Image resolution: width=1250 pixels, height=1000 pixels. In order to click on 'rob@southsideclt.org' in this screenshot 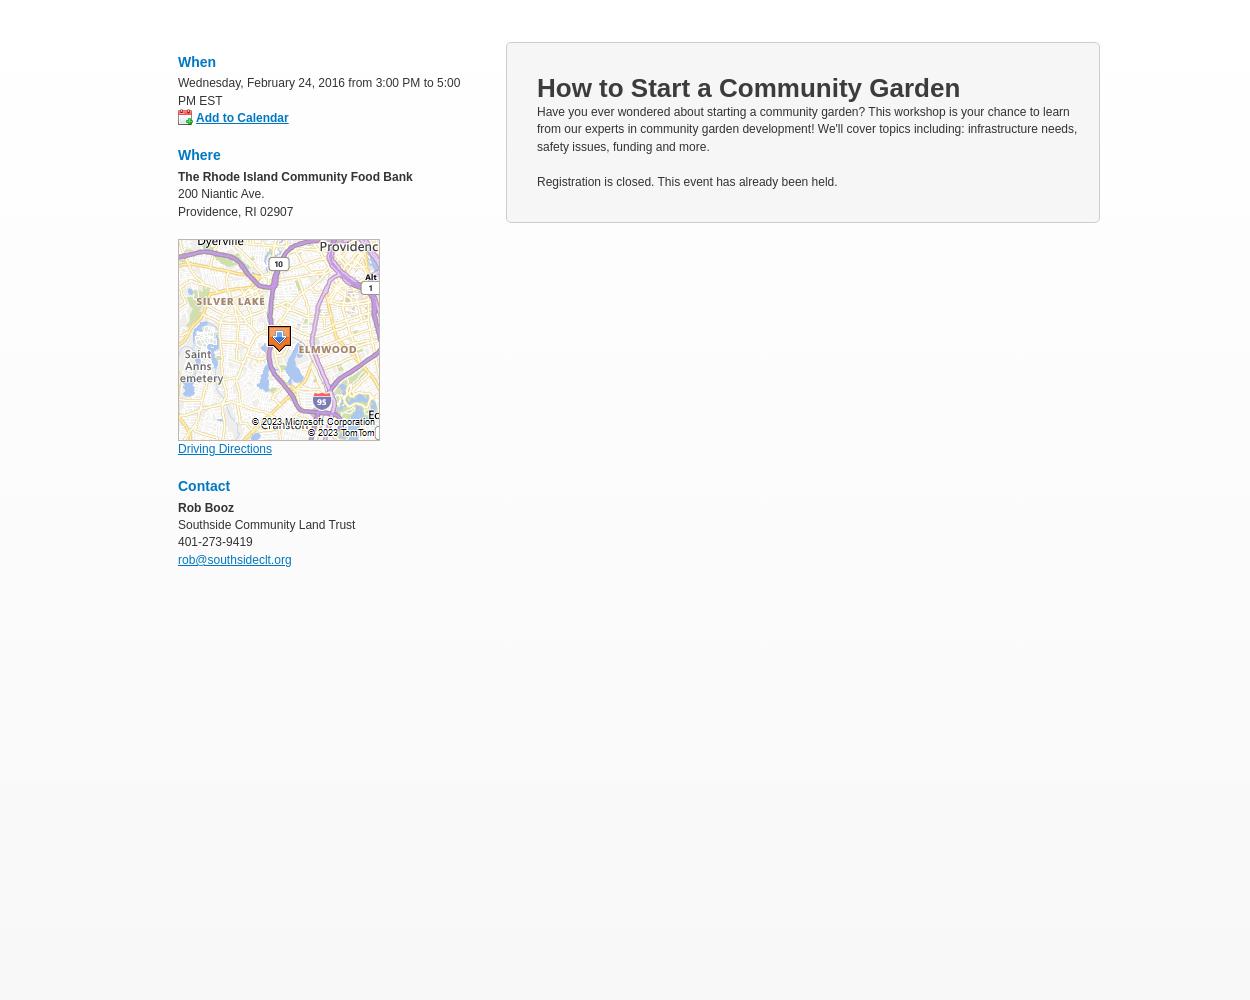, I will do `click(178, 559)`.